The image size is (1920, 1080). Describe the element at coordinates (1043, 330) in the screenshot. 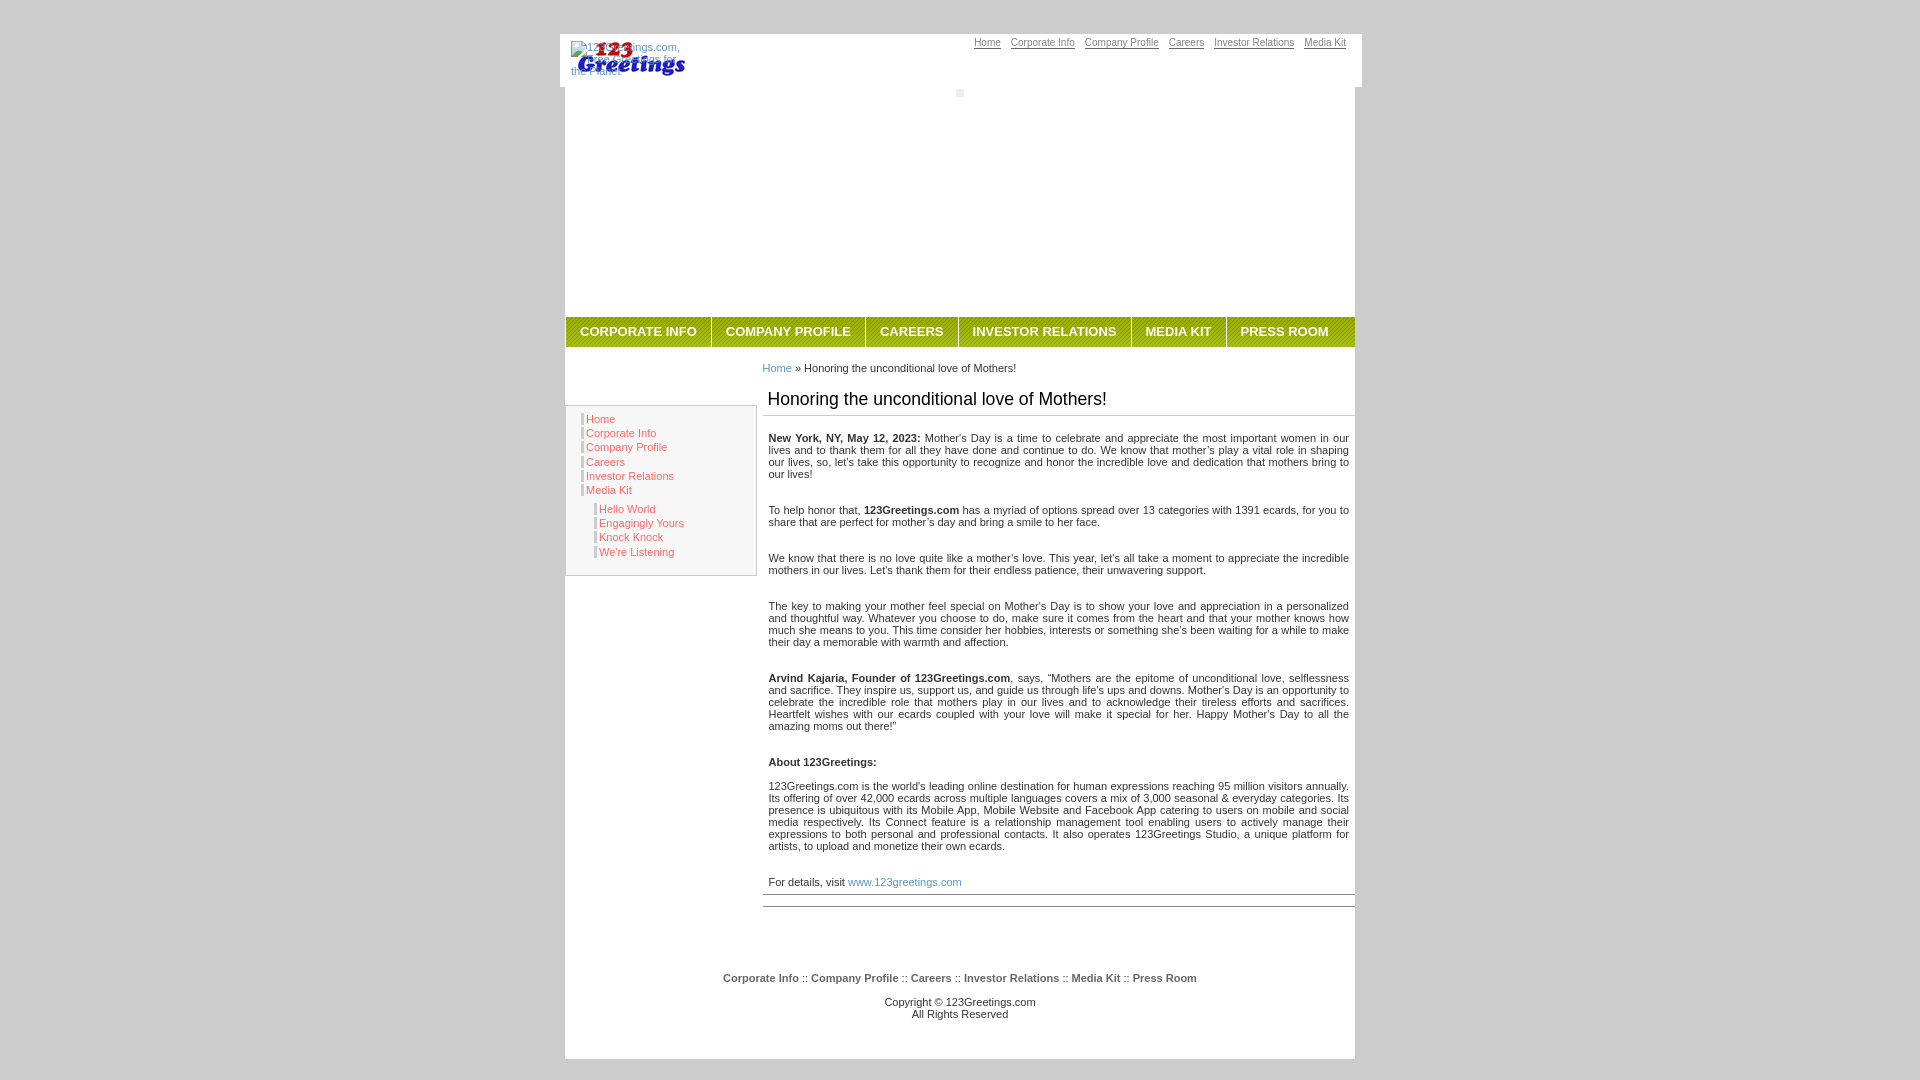

I see `'INVESTOR RELATIONS'` at that location.